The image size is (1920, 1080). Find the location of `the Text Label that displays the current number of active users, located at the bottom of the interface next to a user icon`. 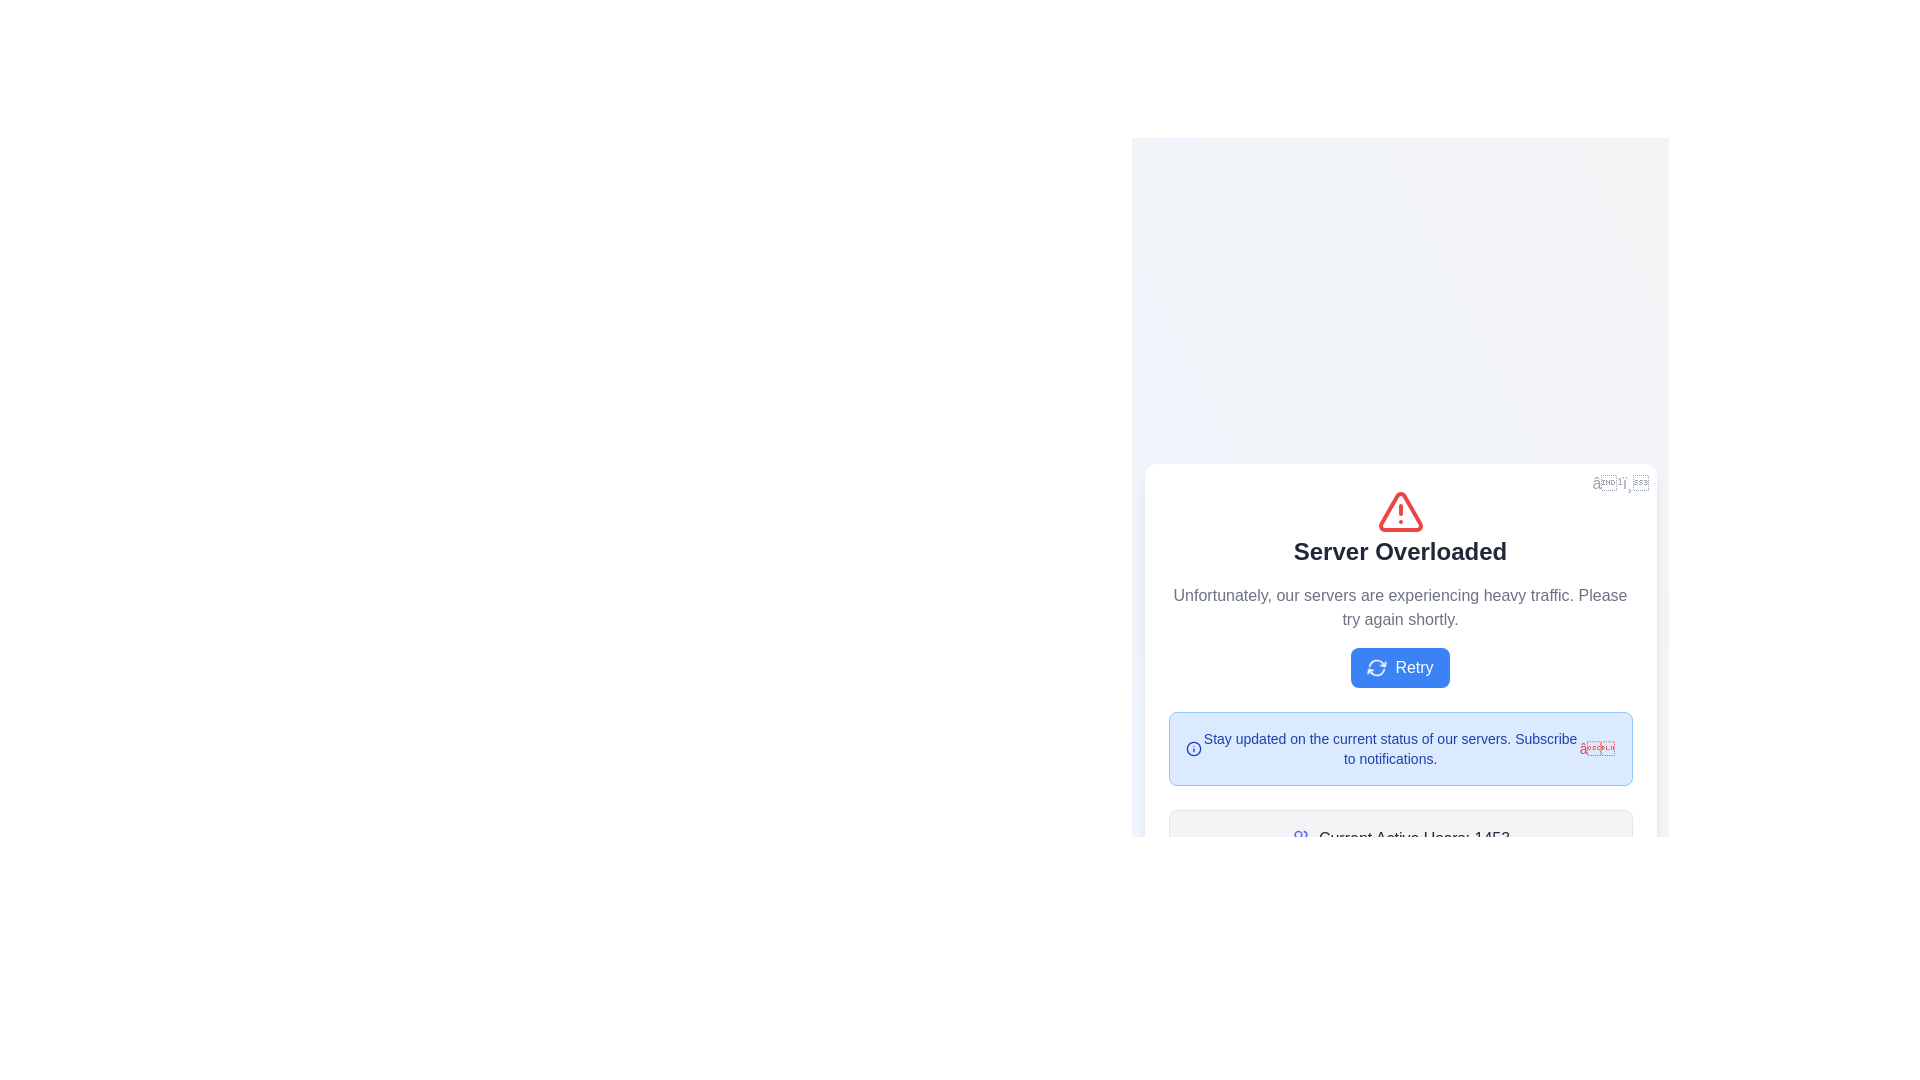

the Text Label that displays the current number of active users, located at the bottom of the interface next to a user icon is located at coordinates (1413, 839).